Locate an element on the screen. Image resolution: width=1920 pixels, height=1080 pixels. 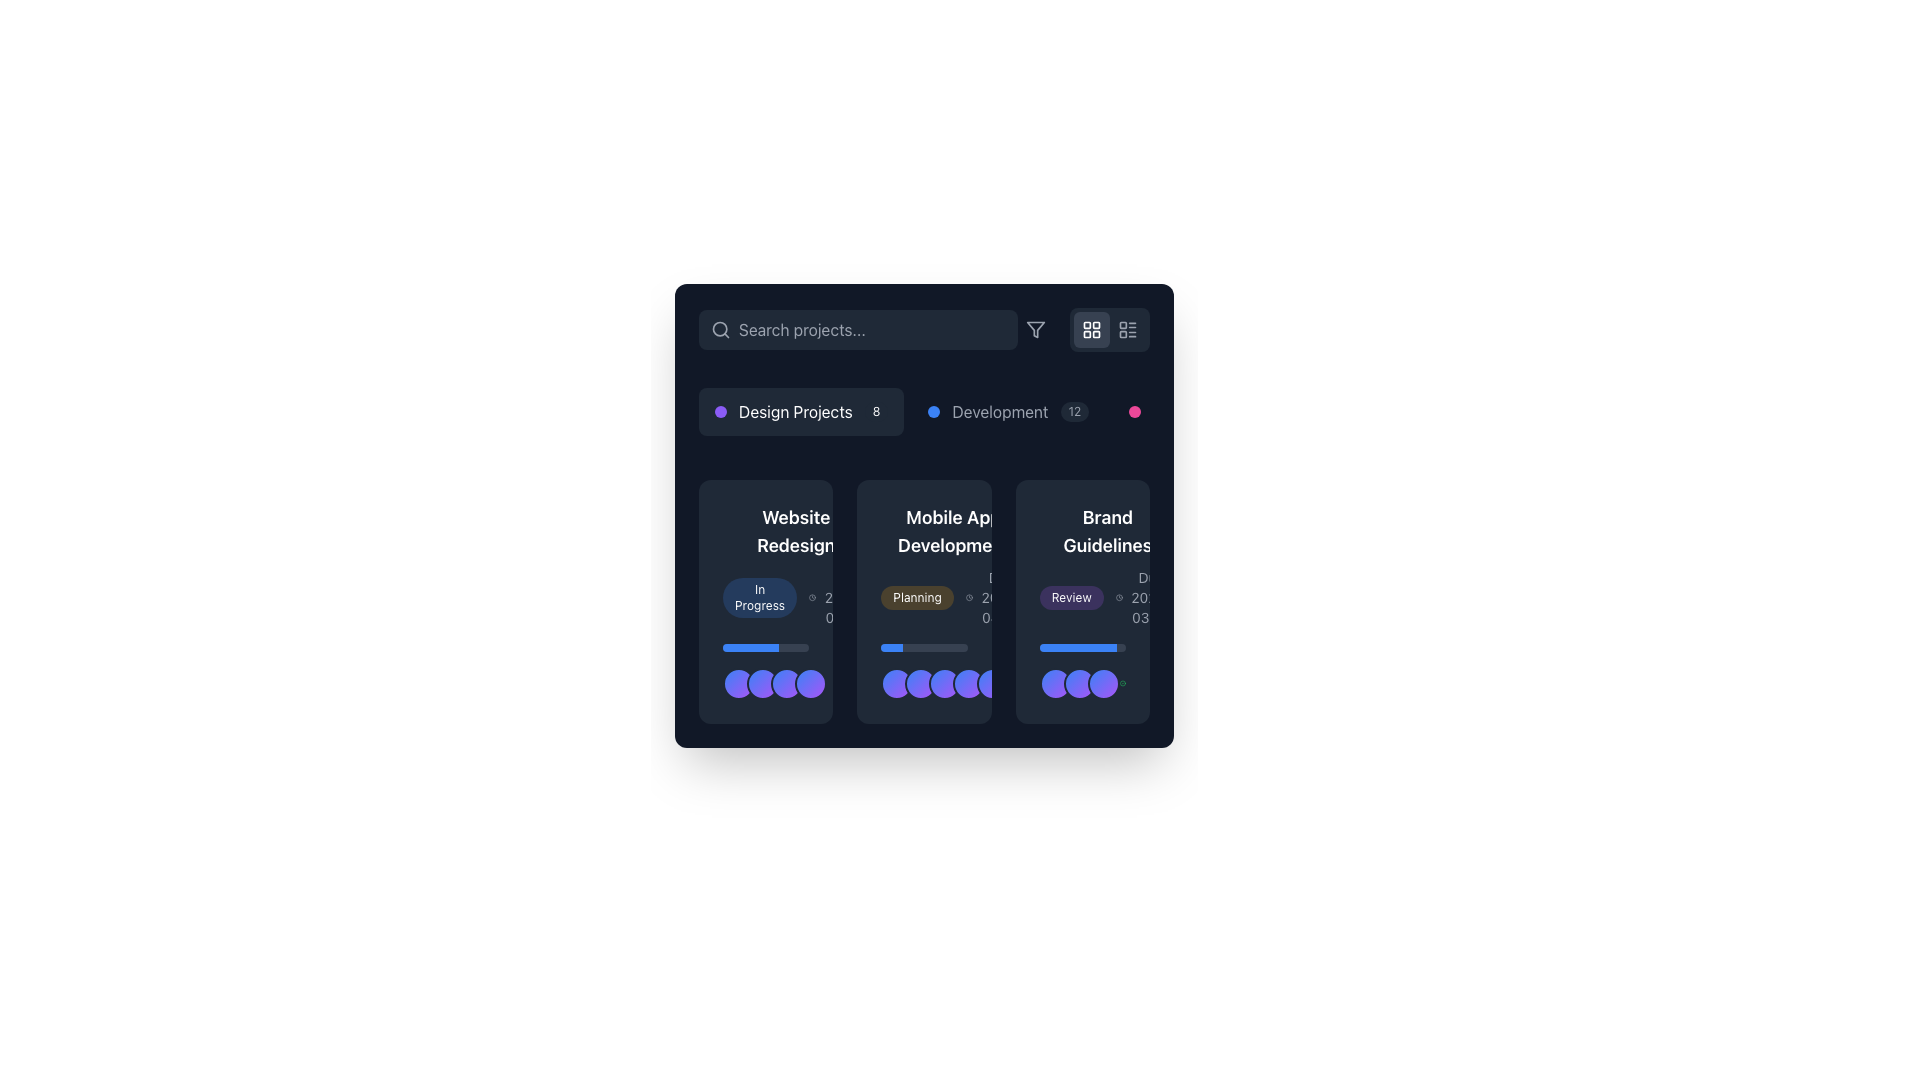
the gray funnel icon button located between the search bar and layout-grid icon button is located at coordinates (1036, 329).